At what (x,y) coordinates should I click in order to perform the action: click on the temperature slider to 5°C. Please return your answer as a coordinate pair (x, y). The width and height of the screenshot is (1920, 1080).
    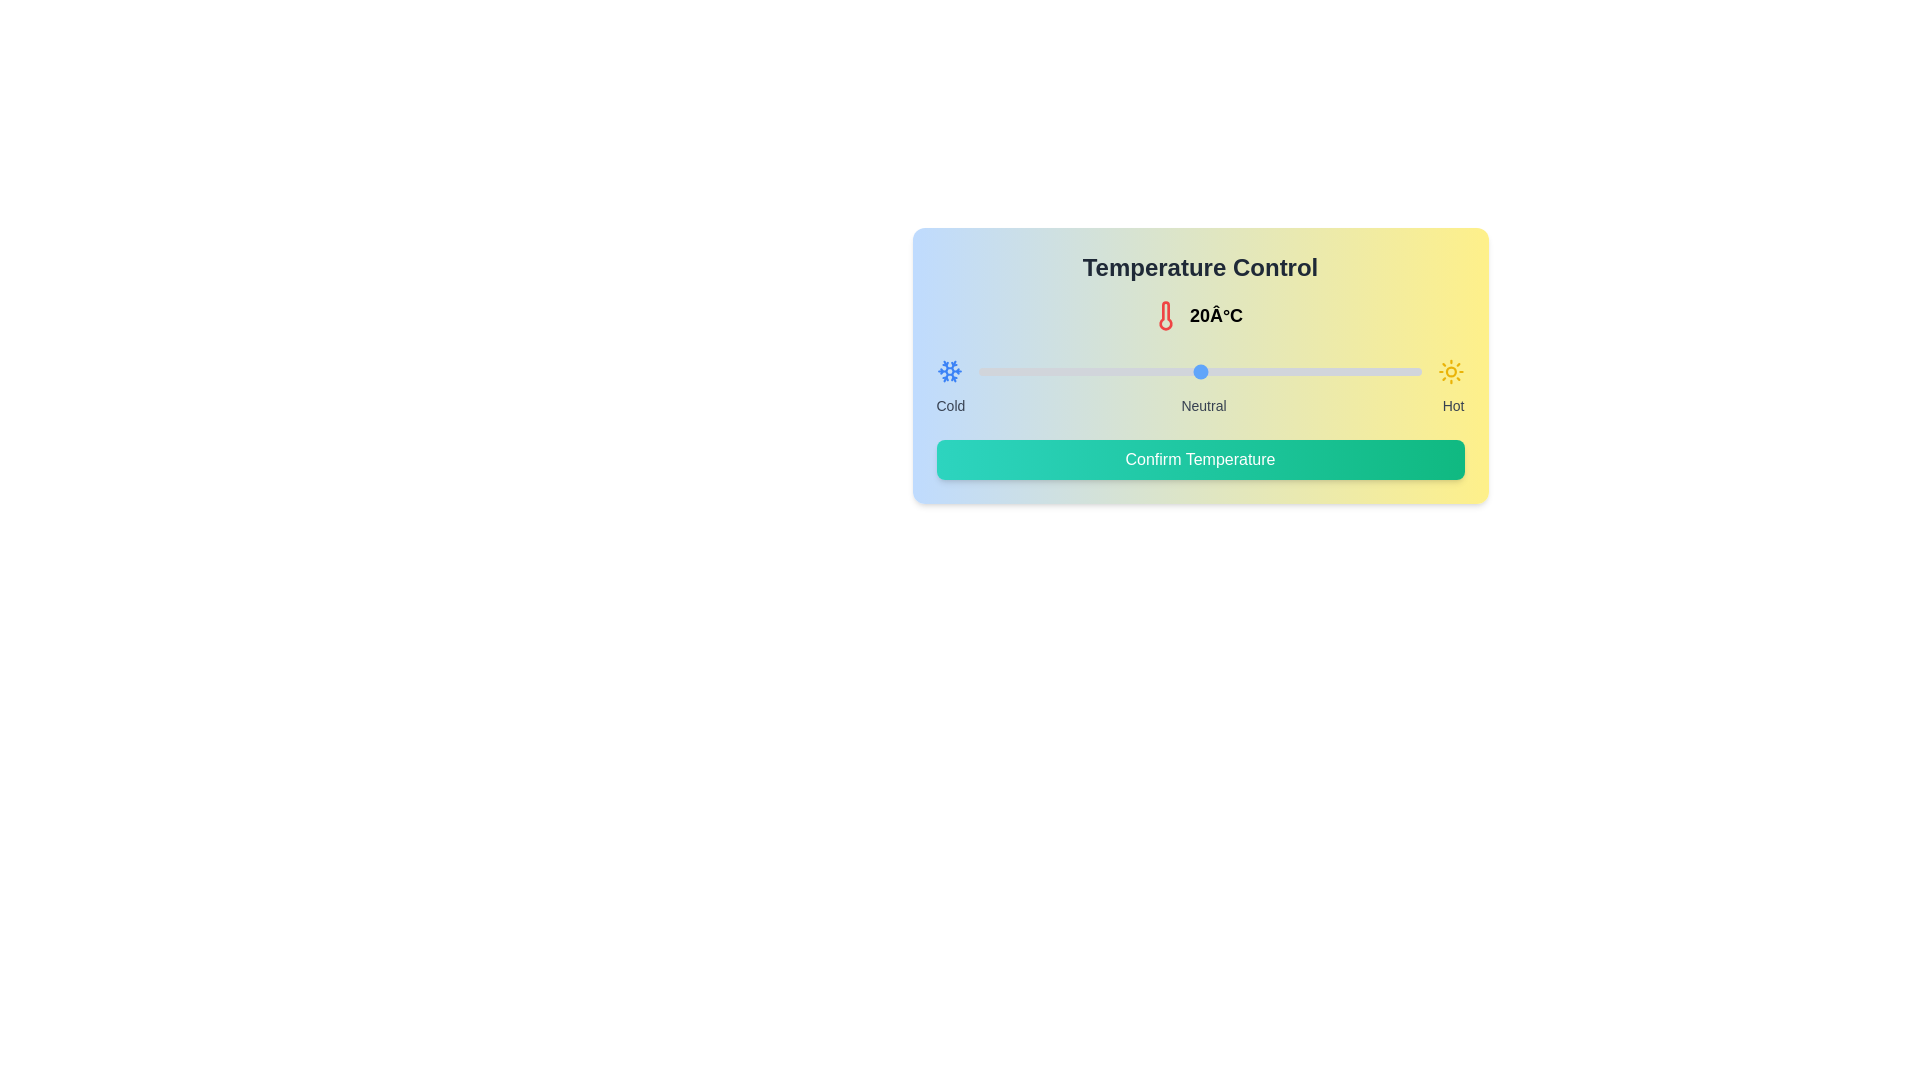
    Looking at the image, I should click on (1034, 371).